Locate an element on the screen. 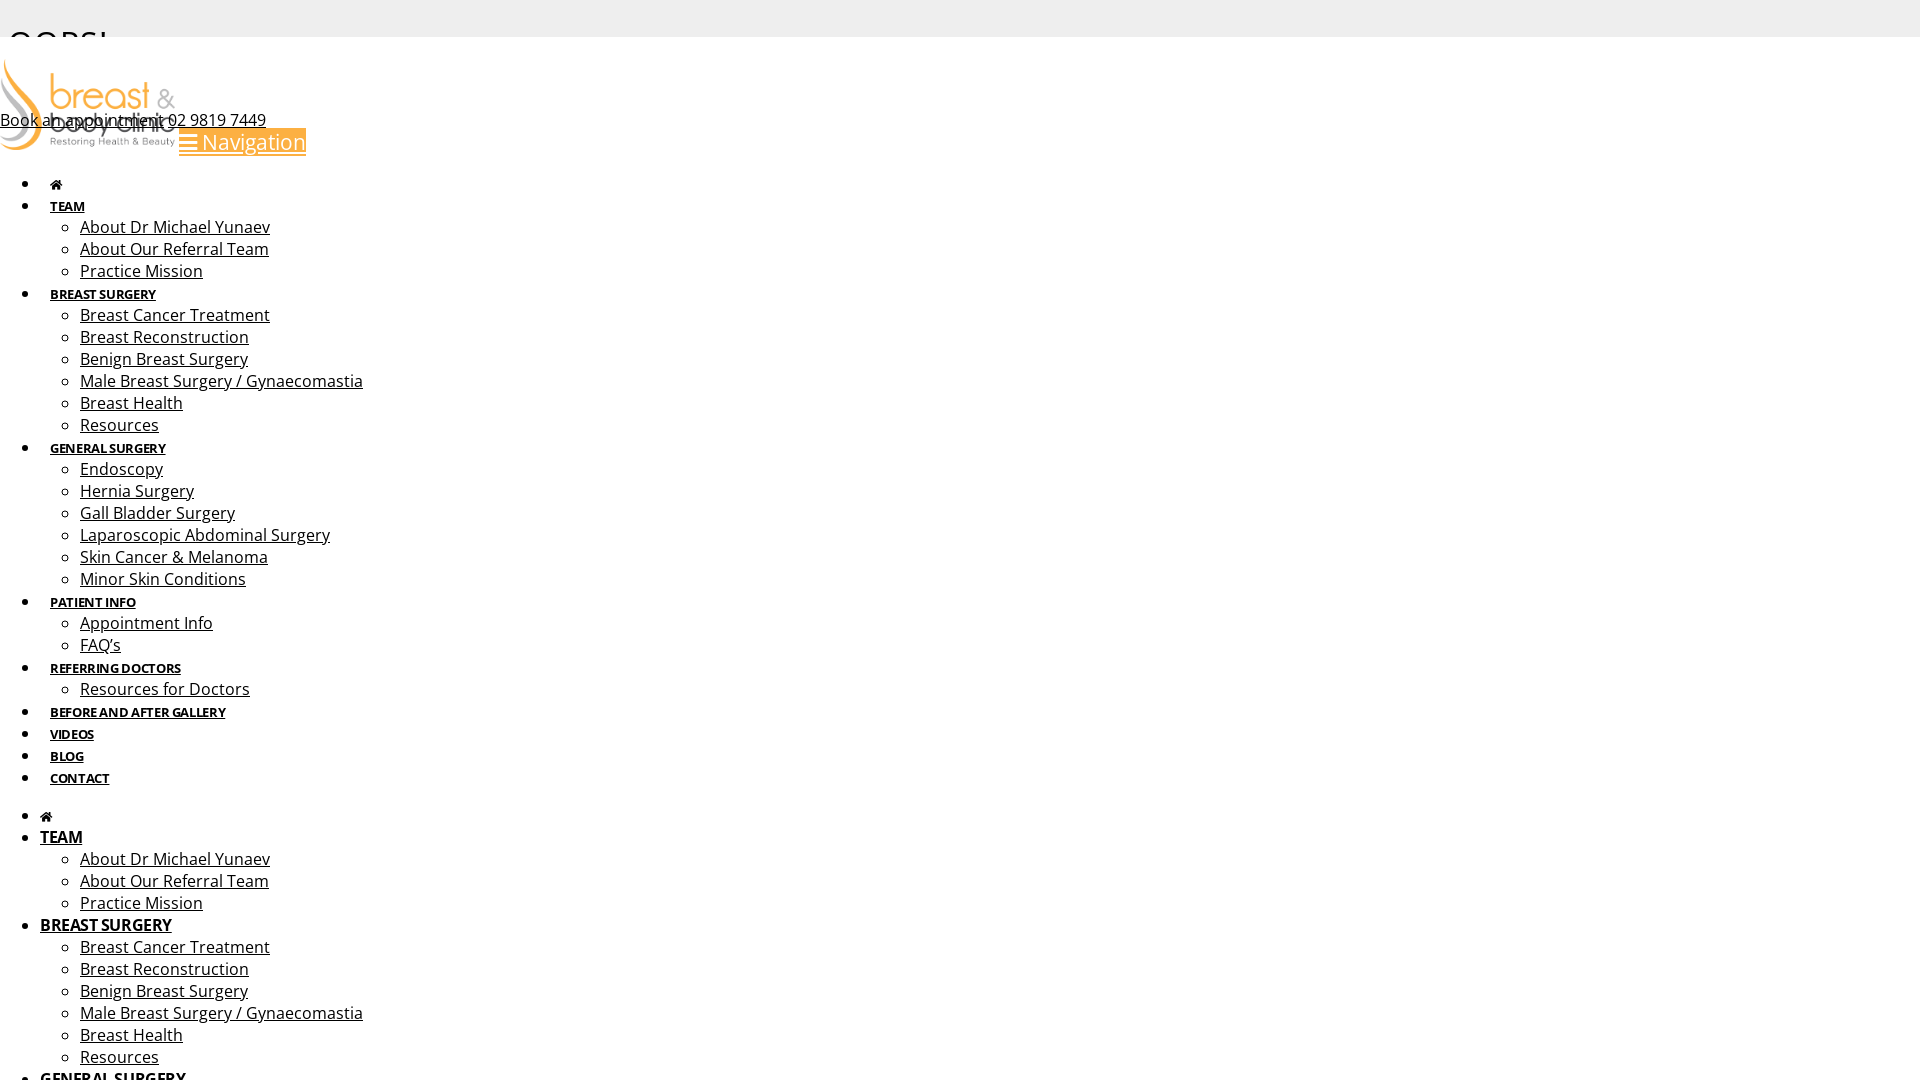 Image resolution: width=1920 pixels, height=1080 pixels. 'BREAST SURGERY' is located at coordinates (104, 925).